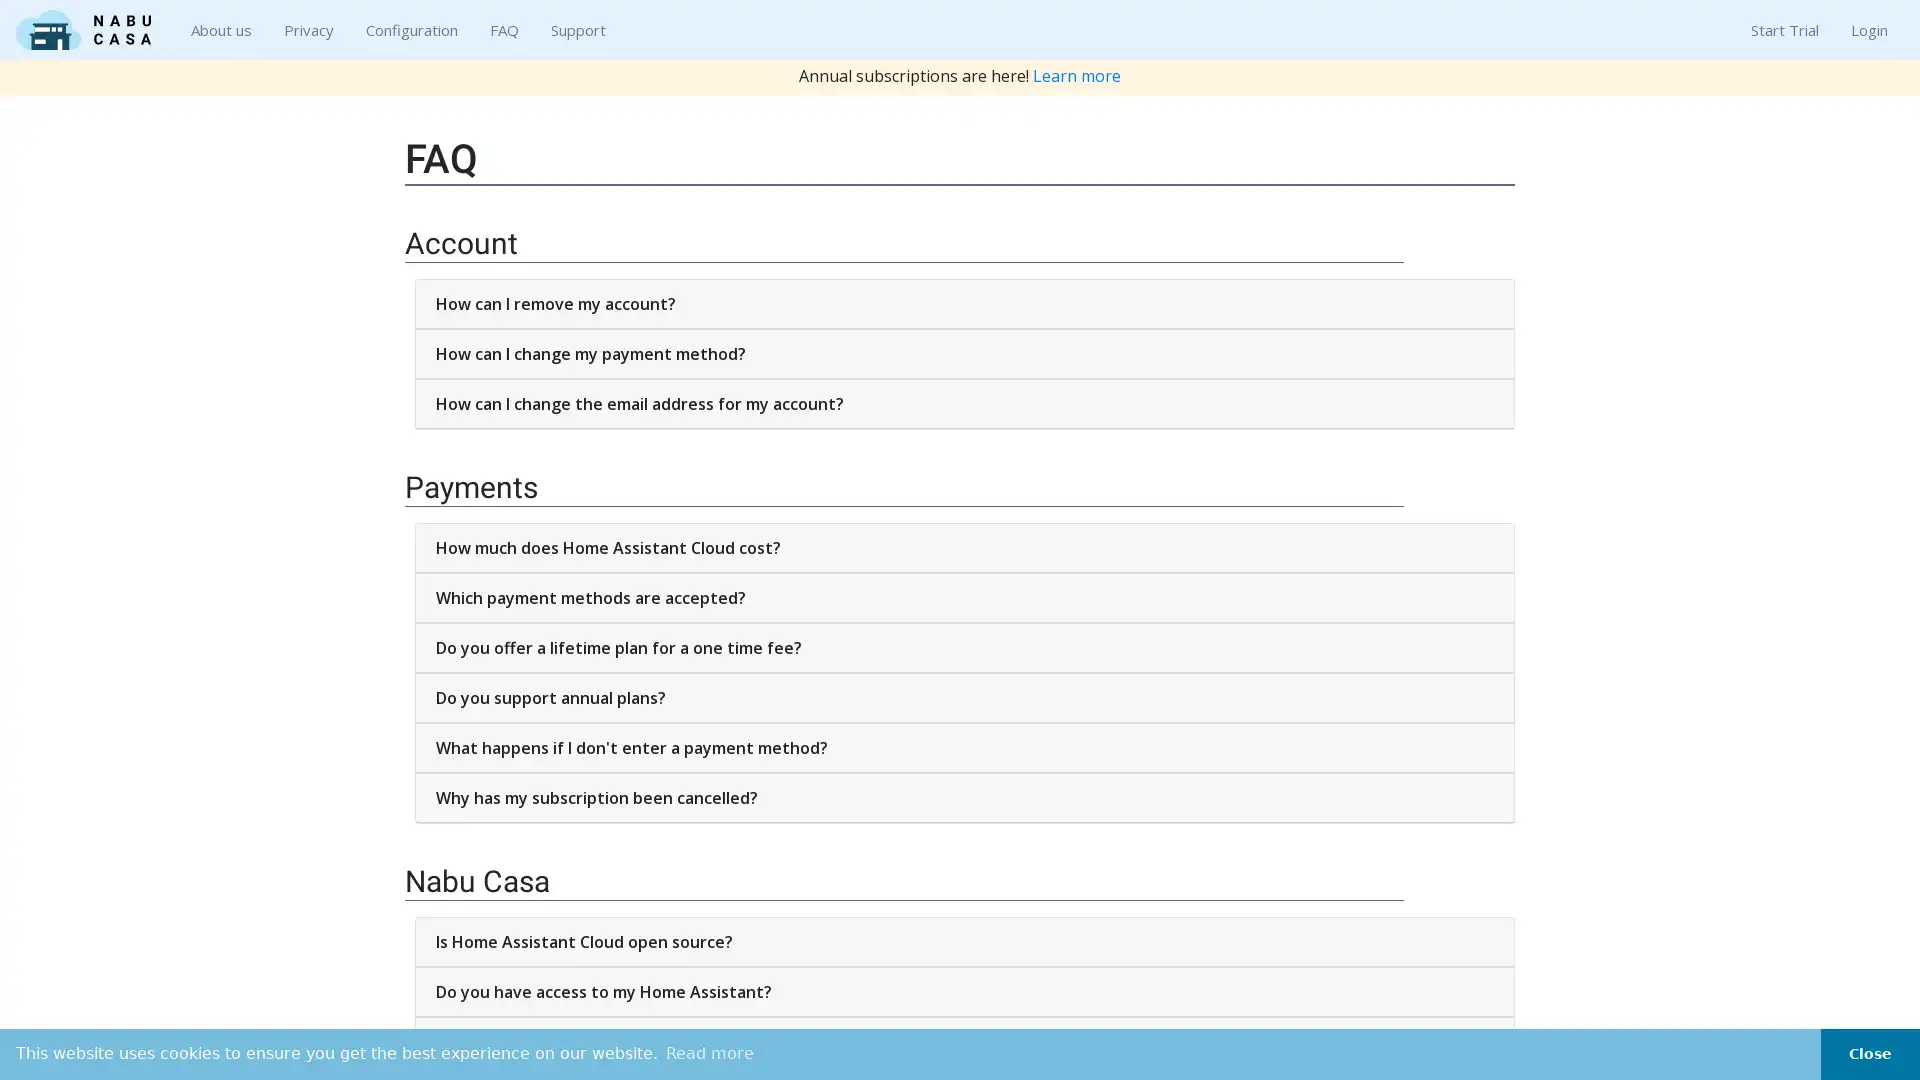  I want to click on Do you support annual plans?, so click(964, 697).